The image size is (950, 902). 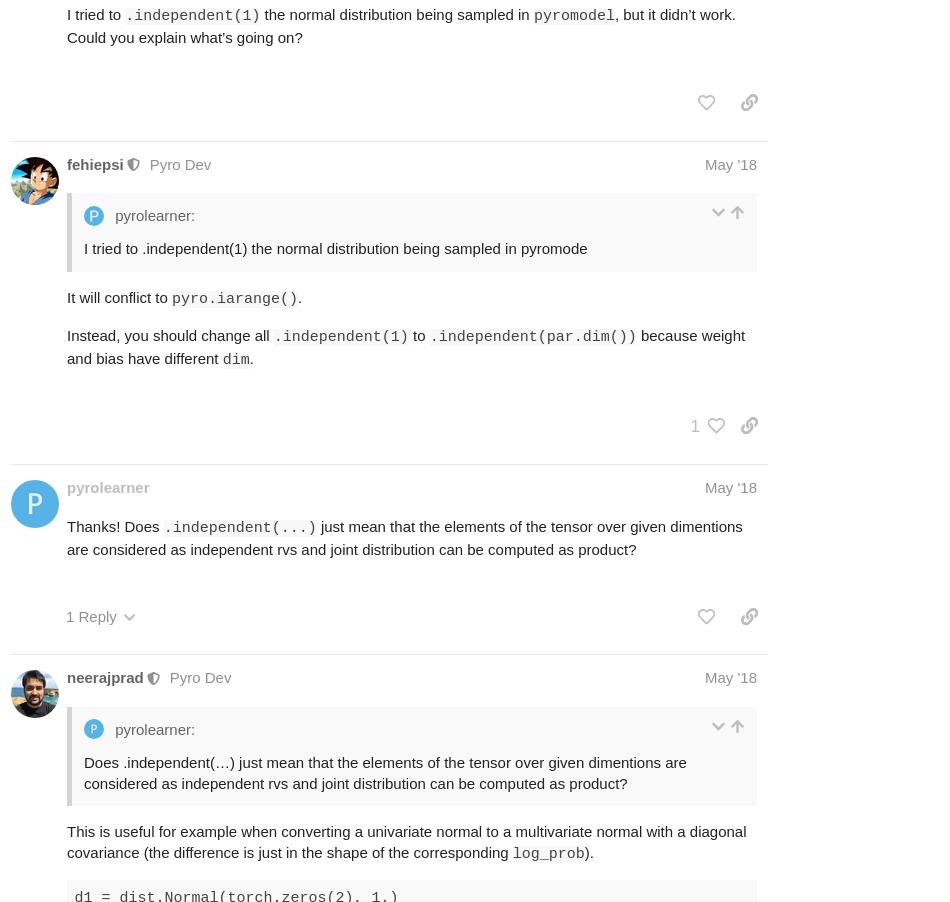 What do you see at coordinates (222, 358) in the screenshot?
I see `'dim'` at bounding box center [222, 358].